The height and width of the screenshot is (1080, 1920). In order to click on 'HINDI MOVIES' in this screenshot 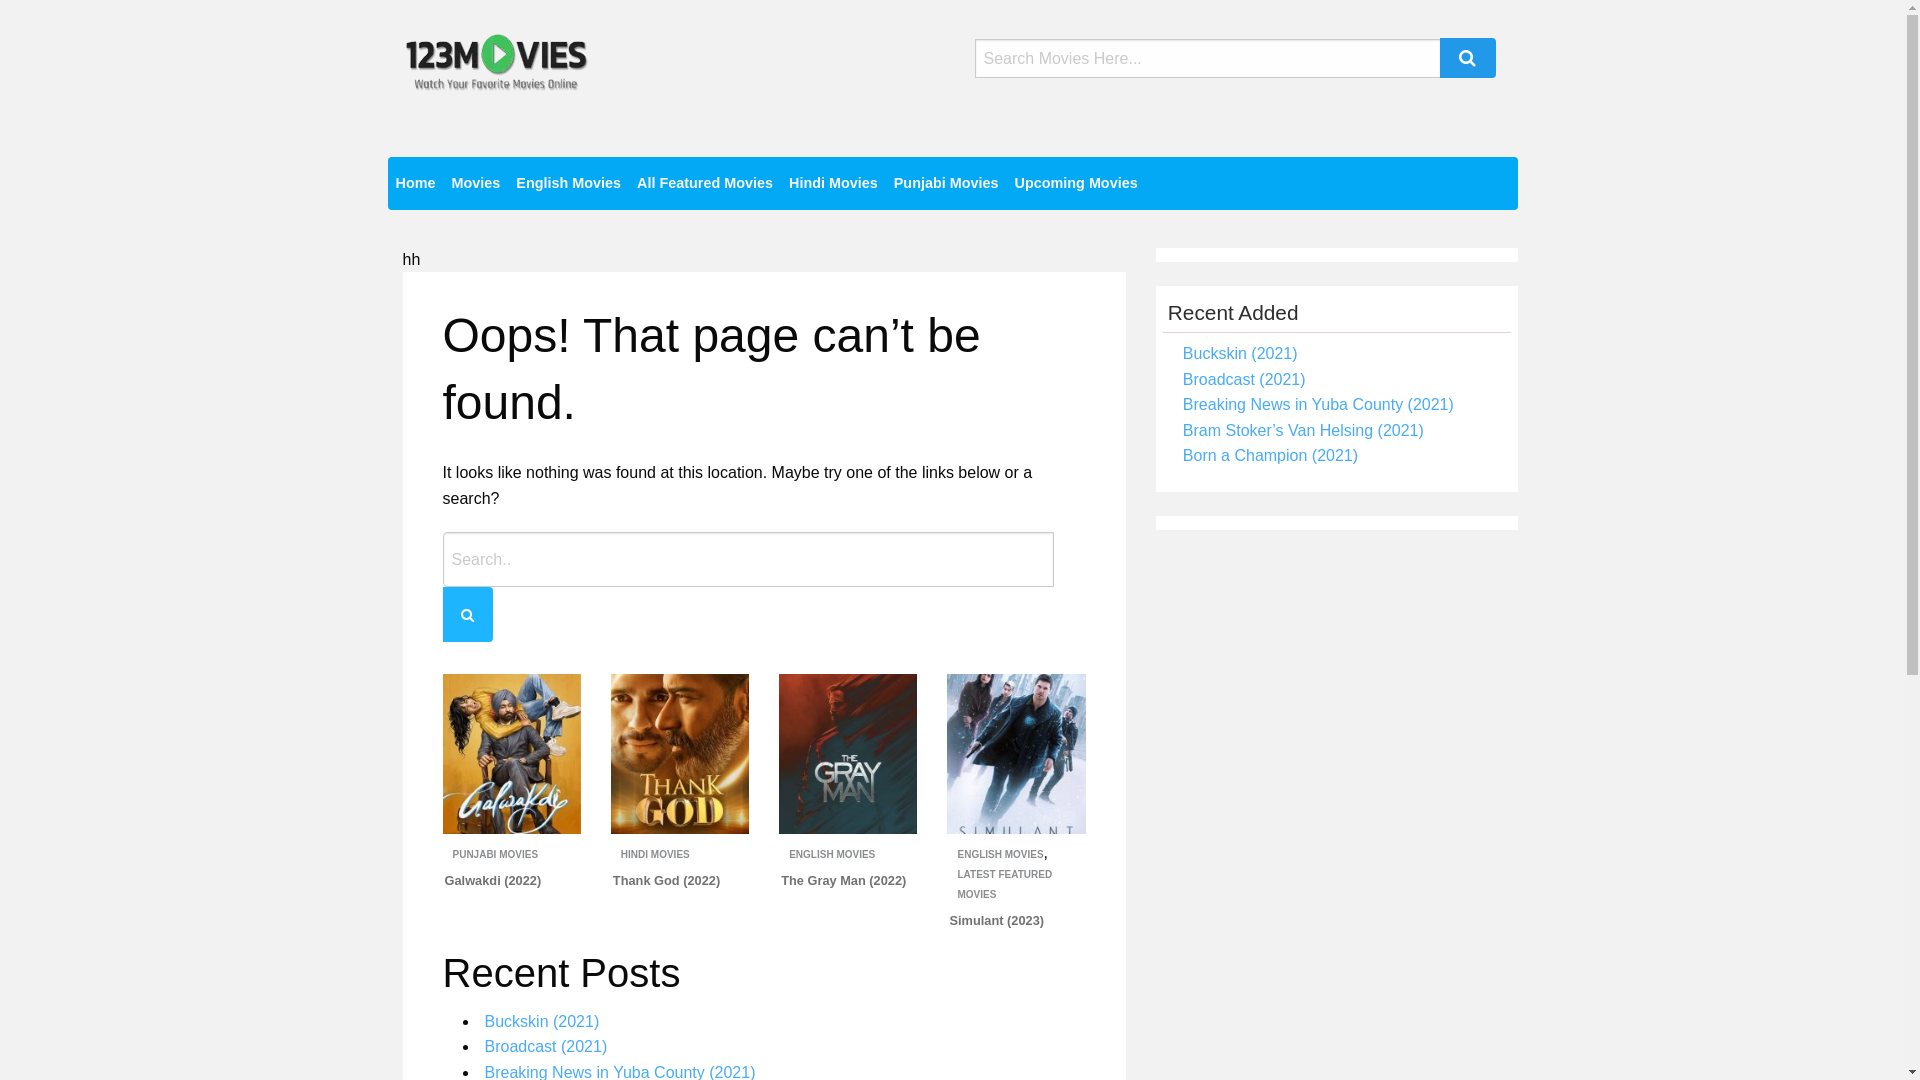, I will do `click(655, 854)`.